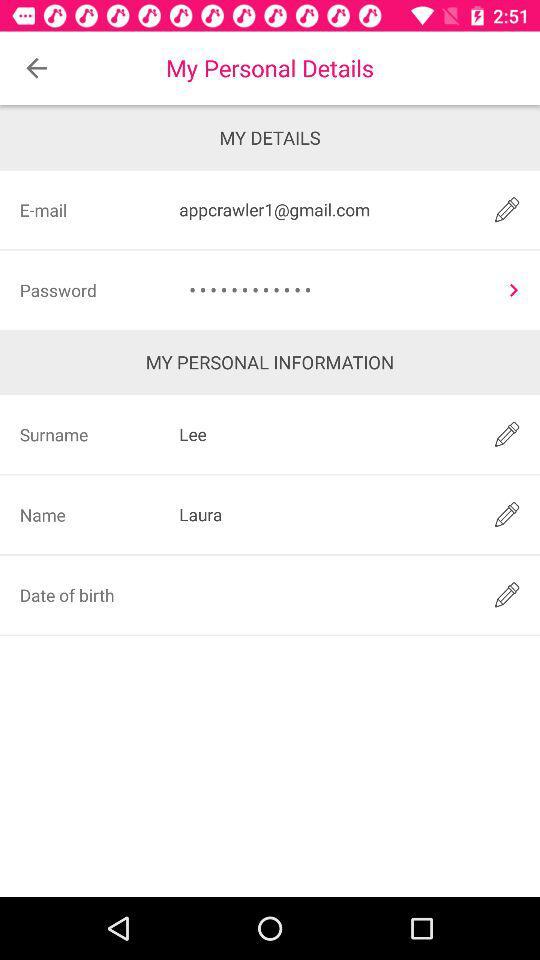 This screenshot has width=540, height=960. What do you see at coordinates (334, 289) in the screenshot?
I see `************ item` at bounding box center [334, 289].